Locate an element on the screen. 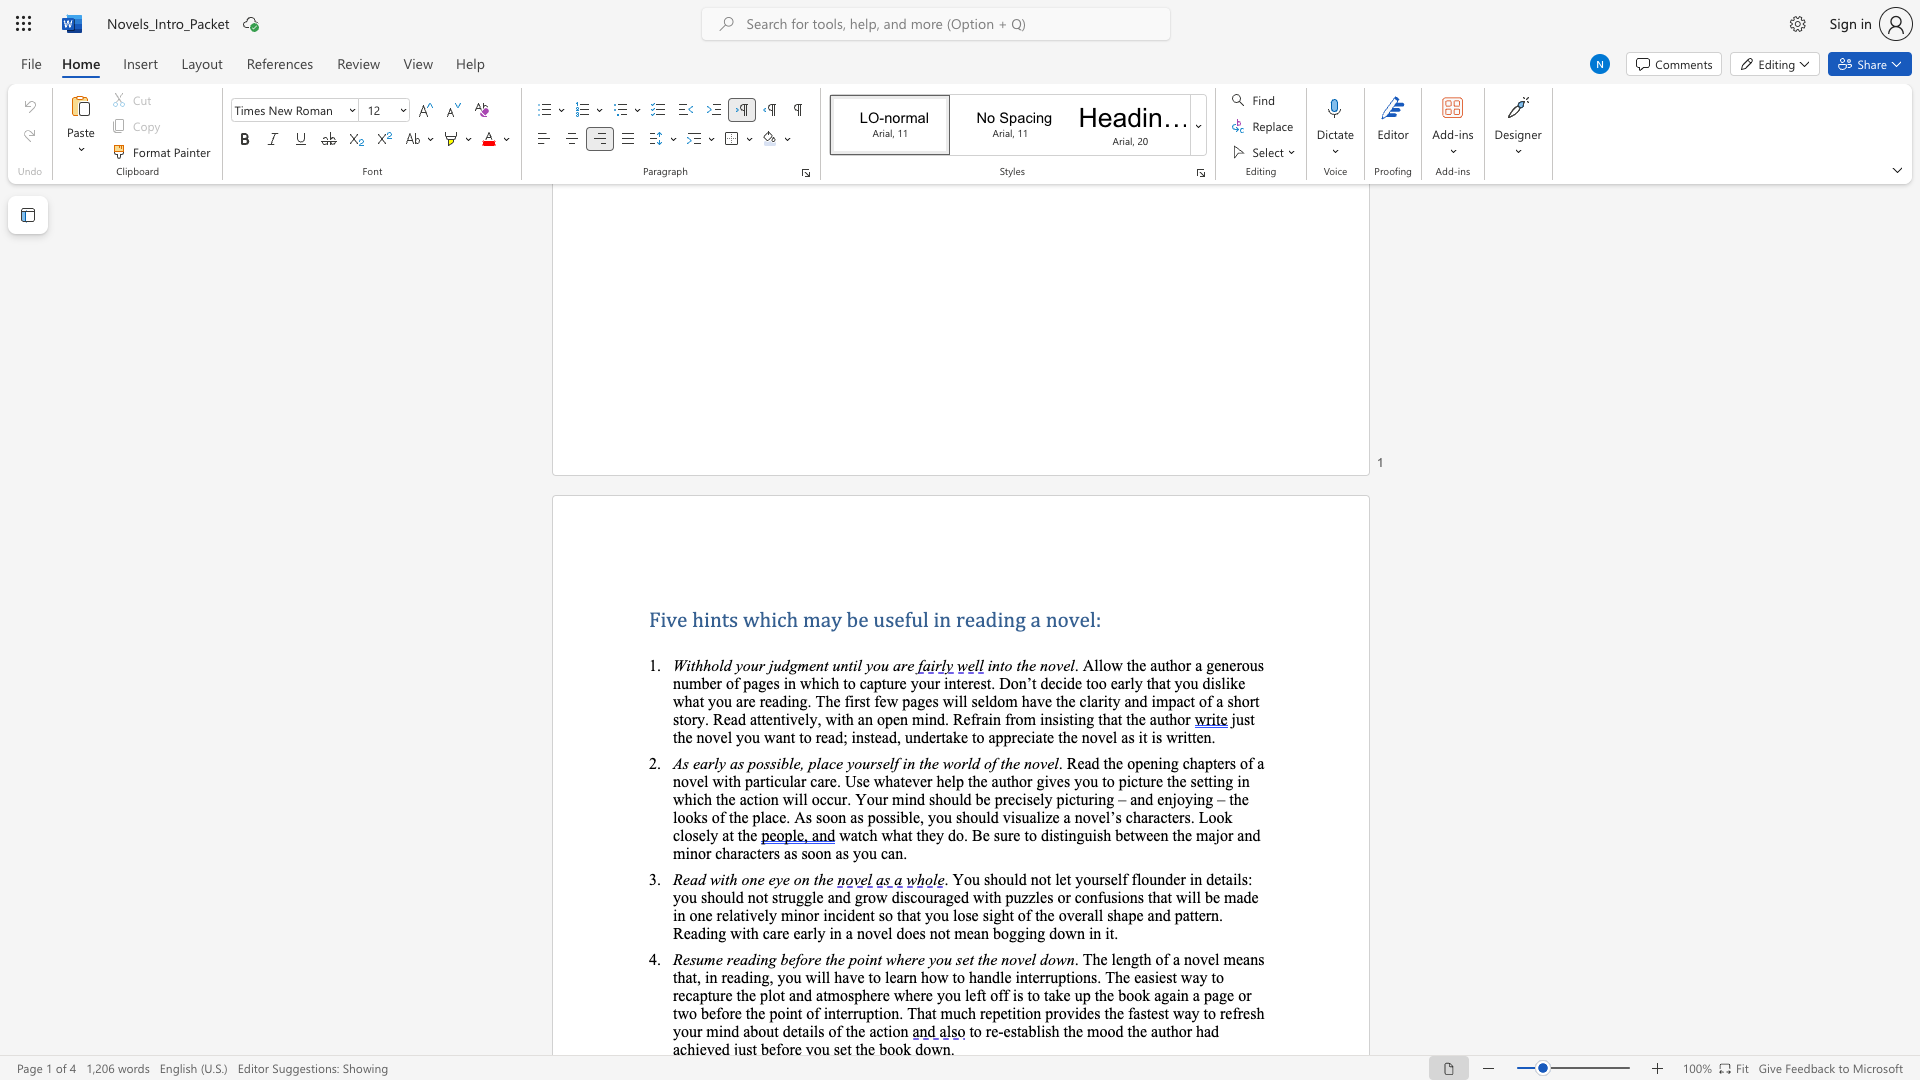 The height and width of the screenshot is (1080, 1920). the subset text "hhold your judgment unt" within the text "Withhold your judgment until you are" is located at coordinates (695, 665).